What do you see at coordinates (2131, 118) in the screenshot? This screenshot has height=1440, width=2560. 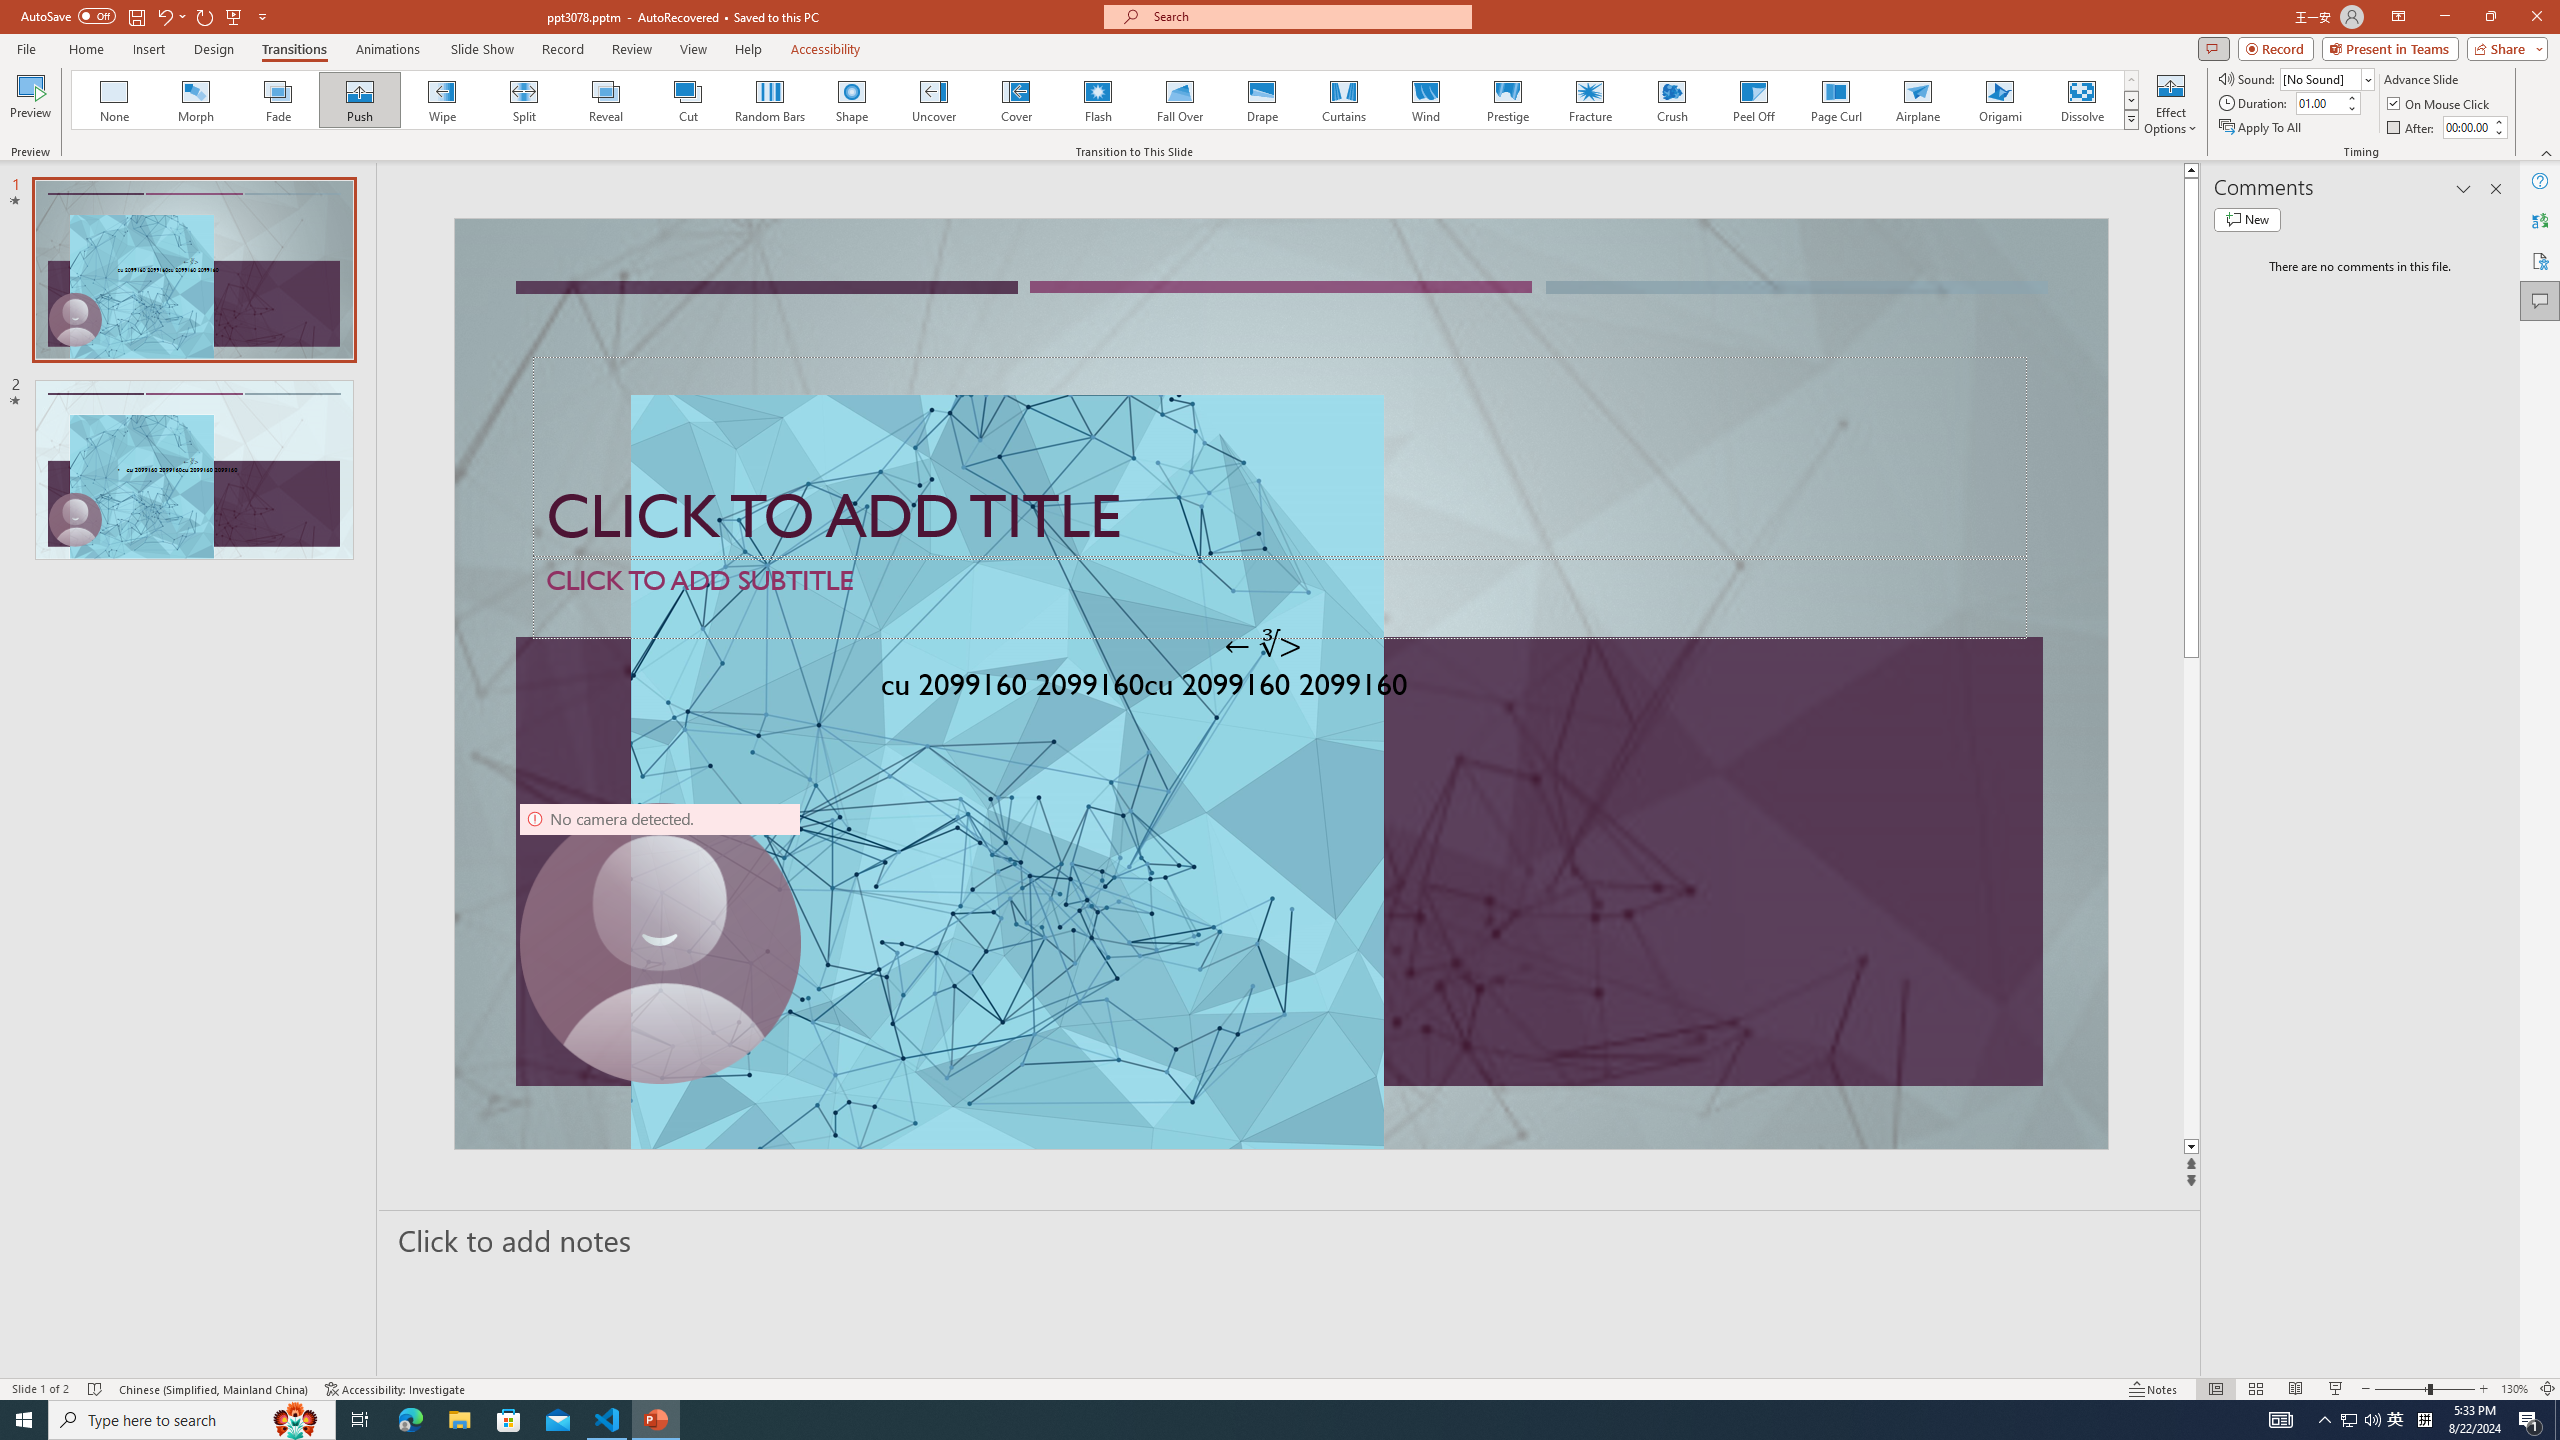 I see `'Transition Effects'` at bounding box center [2131, 118].